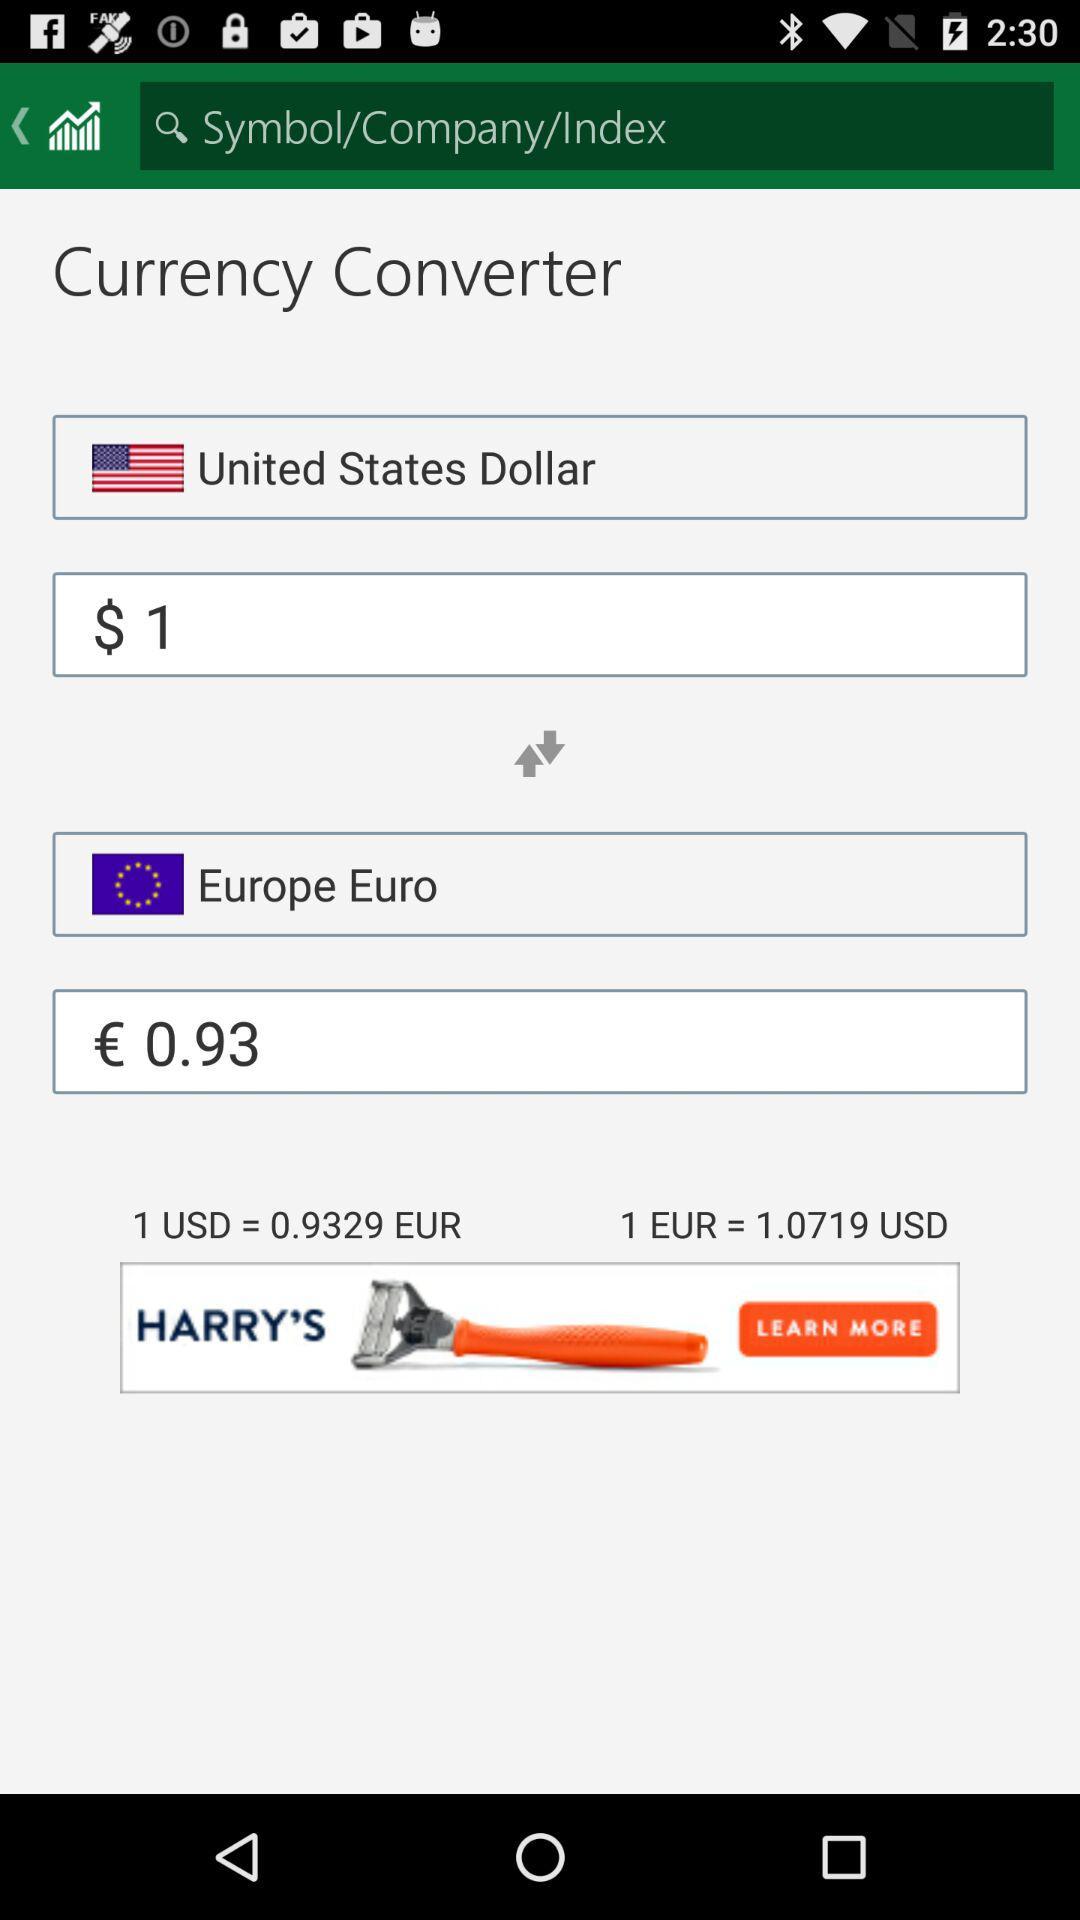  Describe the element at coordinates (538, 753) in the screenshot. I see `app above the europe euro app` at that location.